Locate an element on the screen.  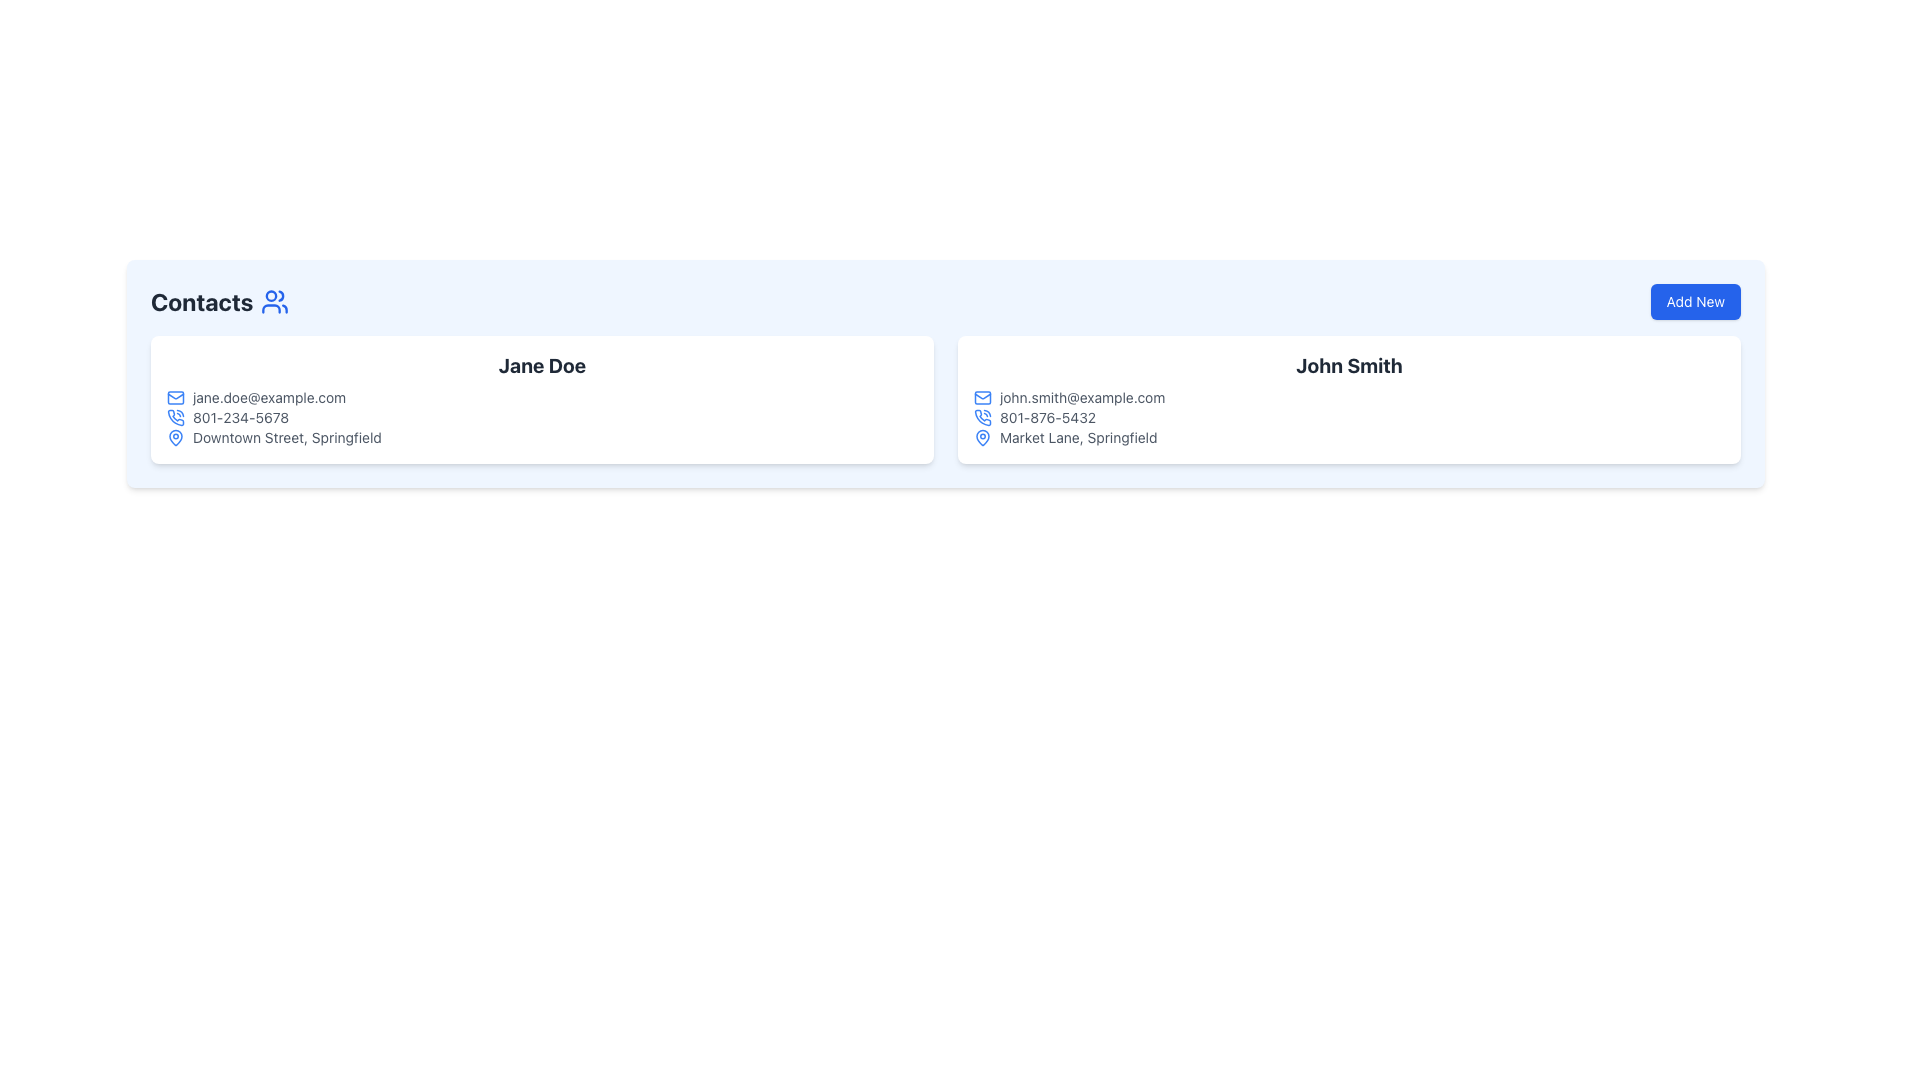
the 'Contacts' text label that displays the word 'Contacts' in bold, large font, accompanied by a user icon on its right is located at coordinates (220, 301).